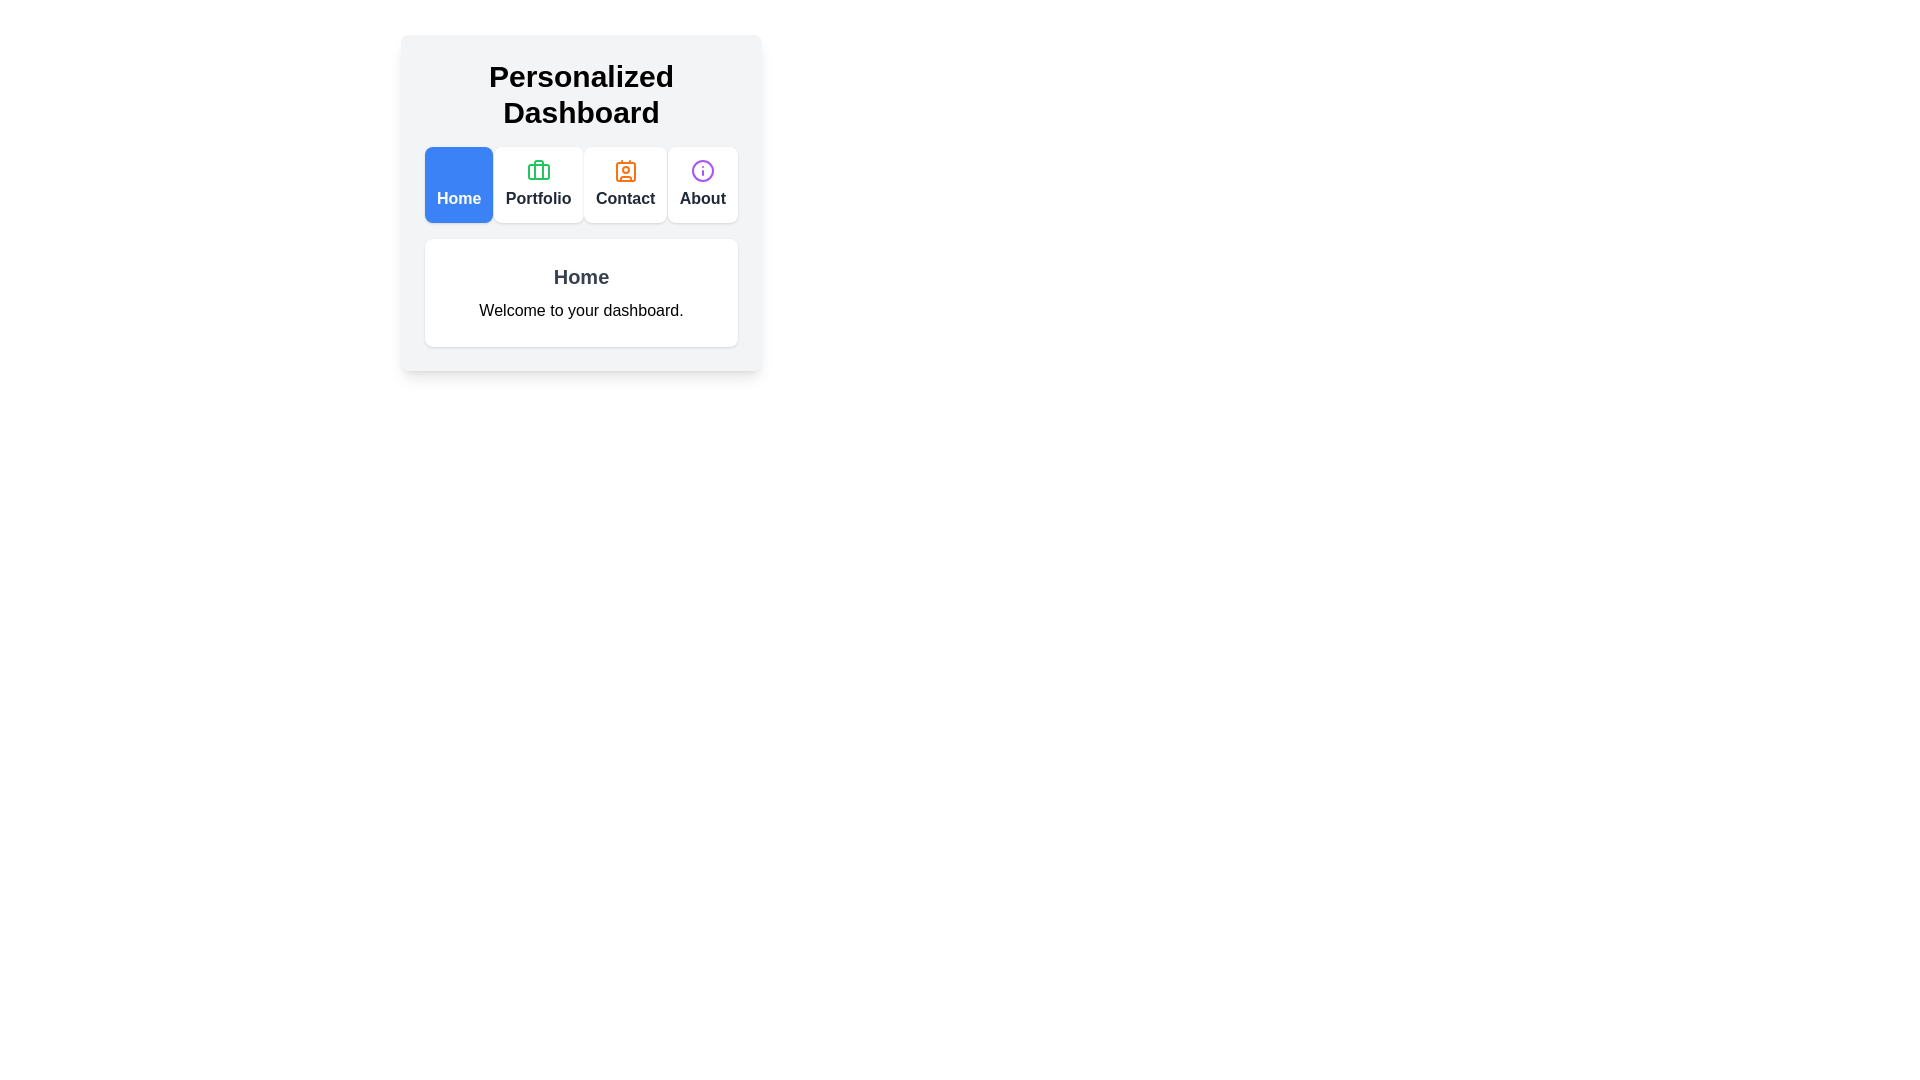  What do you see at coordinates (623, 185) in the screenshot?
I see `the tab labeled Contact to view its content` at bounding box center [623, 185].